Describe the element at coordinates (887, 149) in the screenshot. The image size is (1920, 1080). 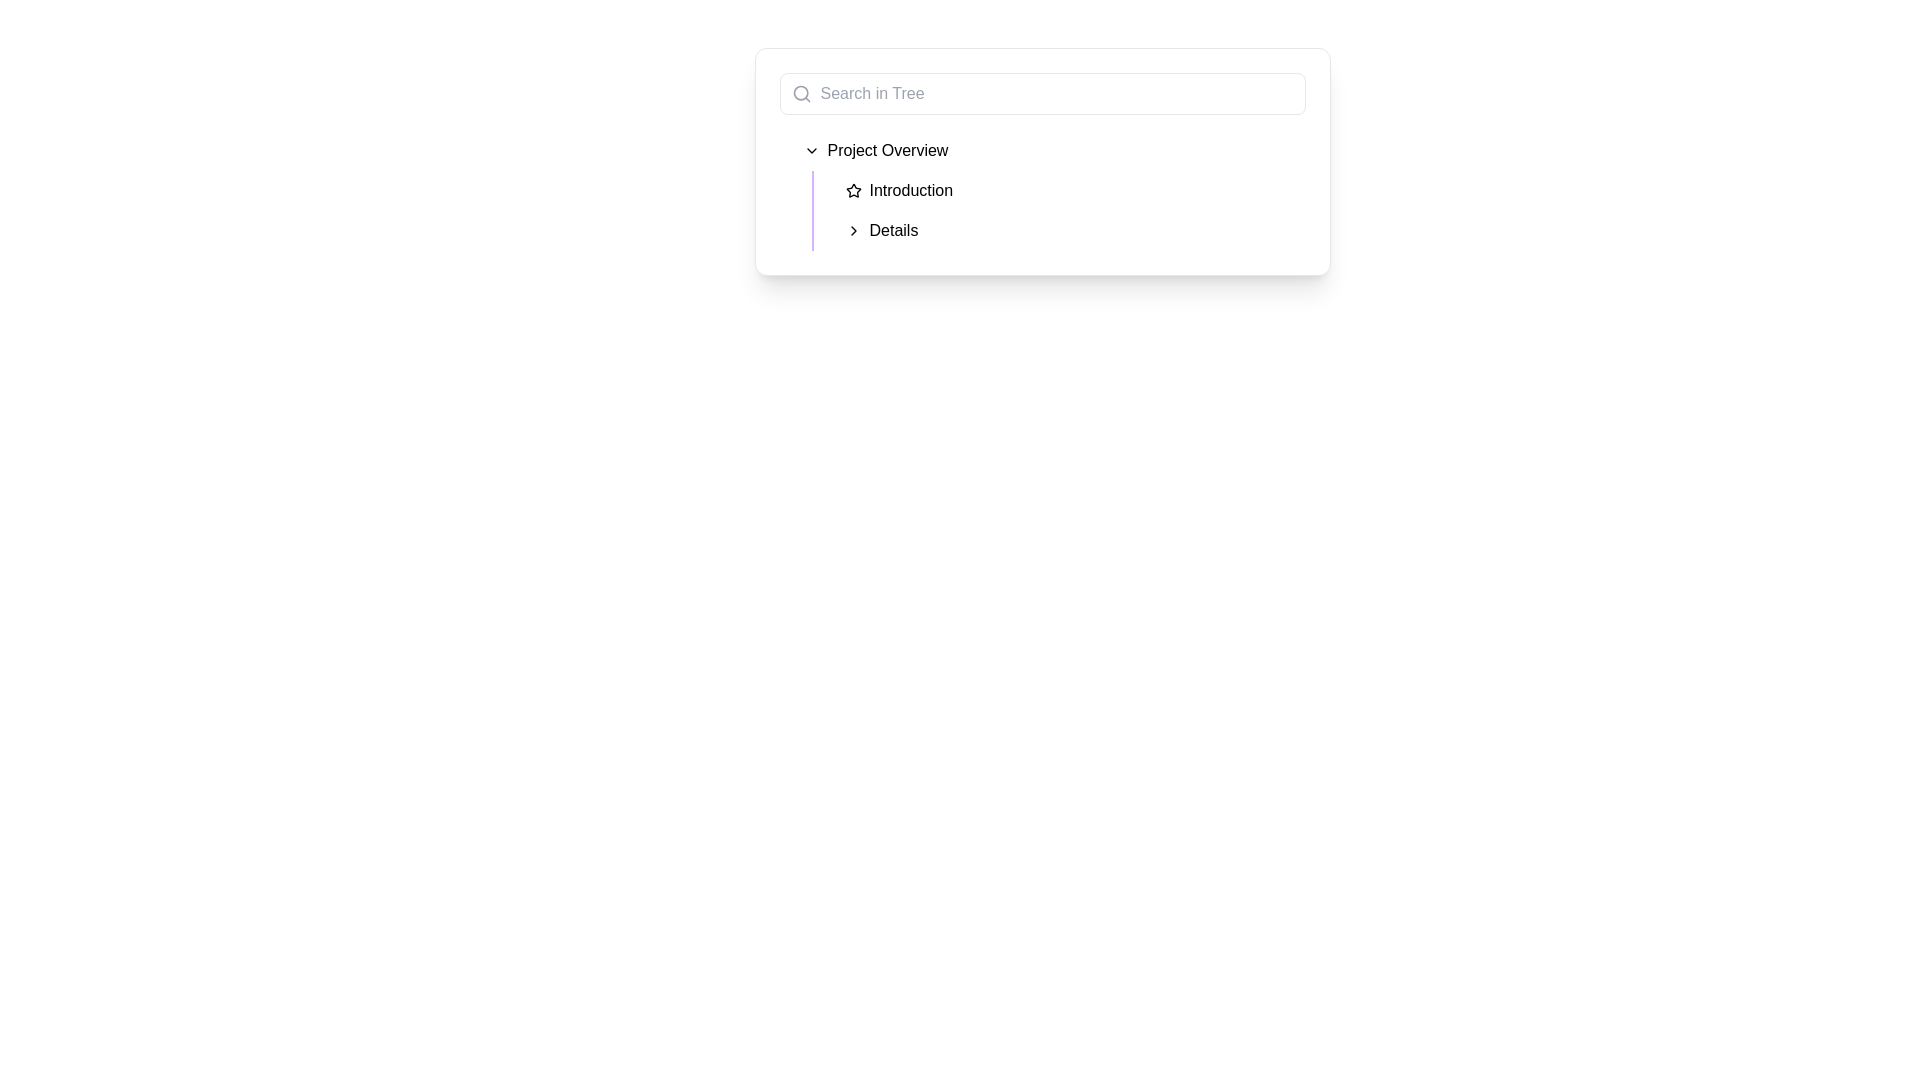
I see `the text label indicating the section or category name within the navigation panel for interaction` at that location.